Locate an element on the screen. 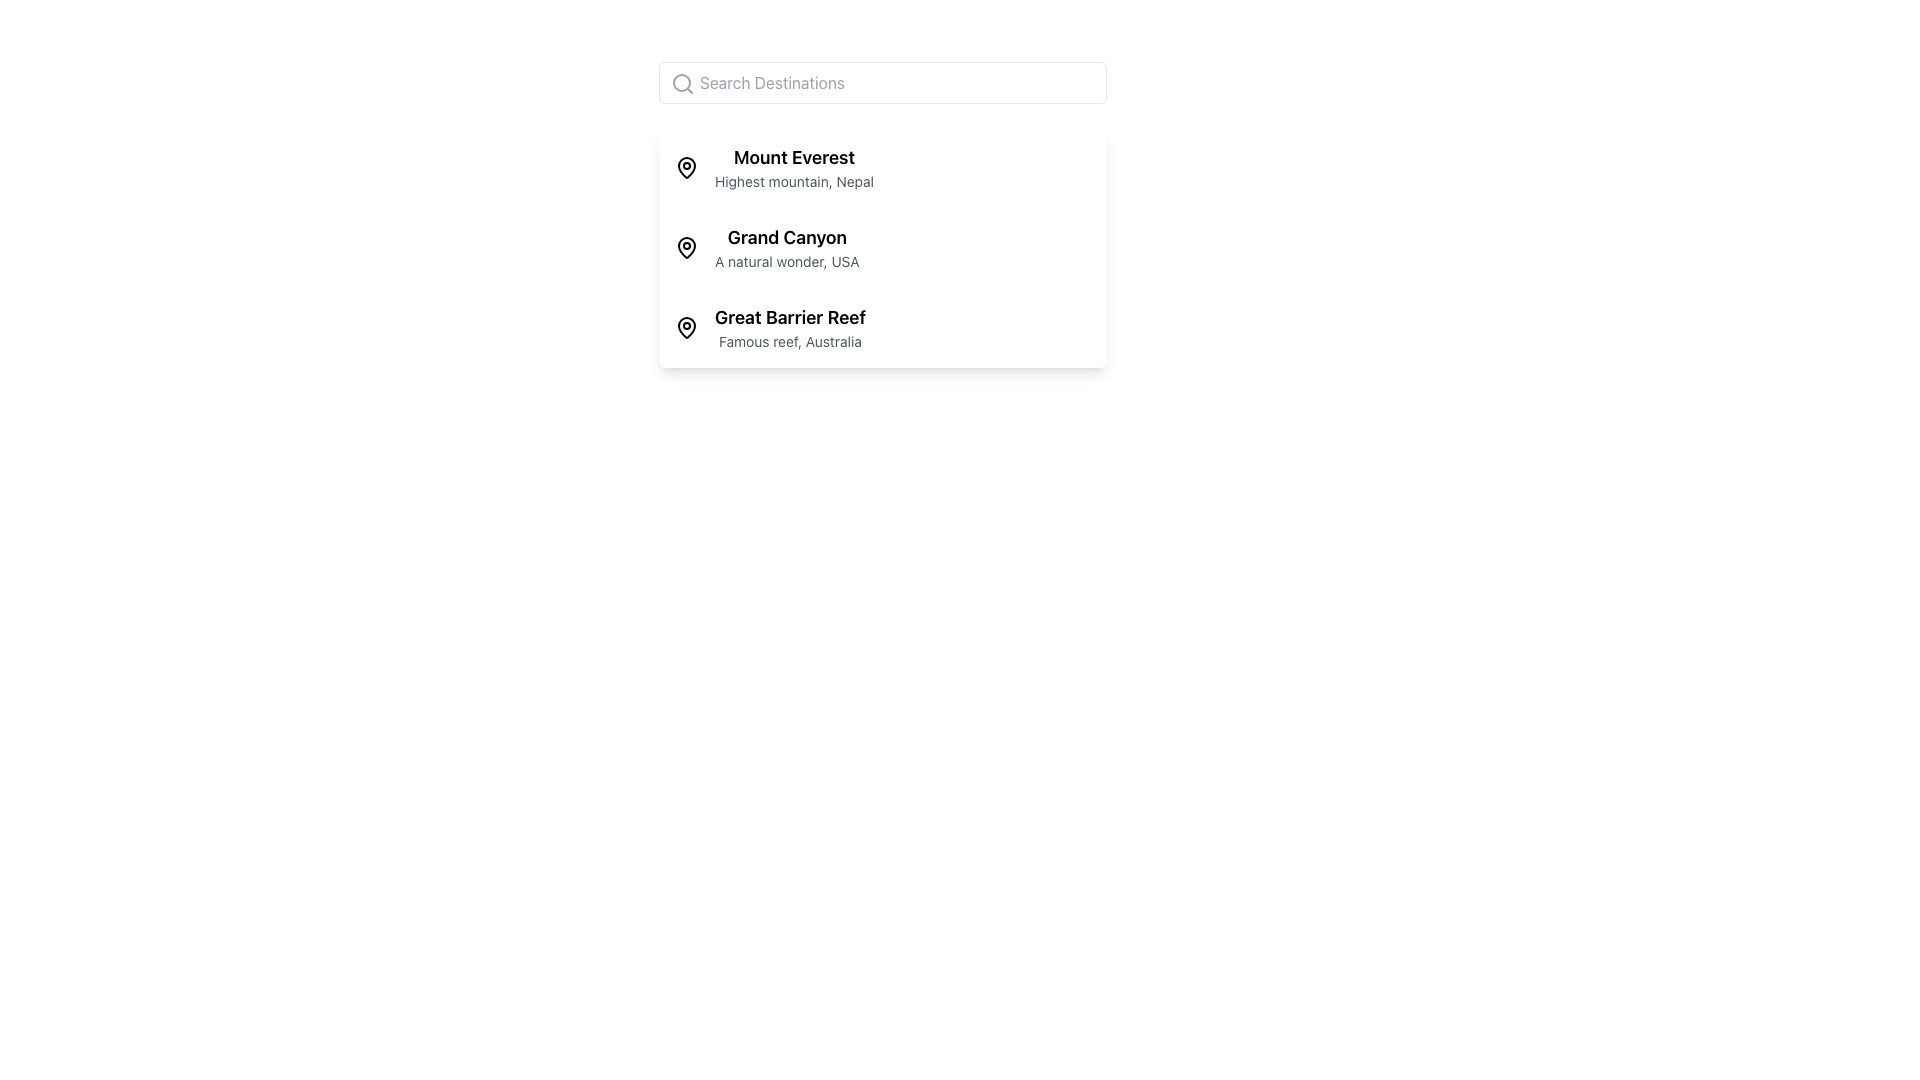  text 'Mount Everest' which is styled in bold and larger font, located at the top of a description block above 'Highest mountain, Nepal' is located at coordinates (793, 157).